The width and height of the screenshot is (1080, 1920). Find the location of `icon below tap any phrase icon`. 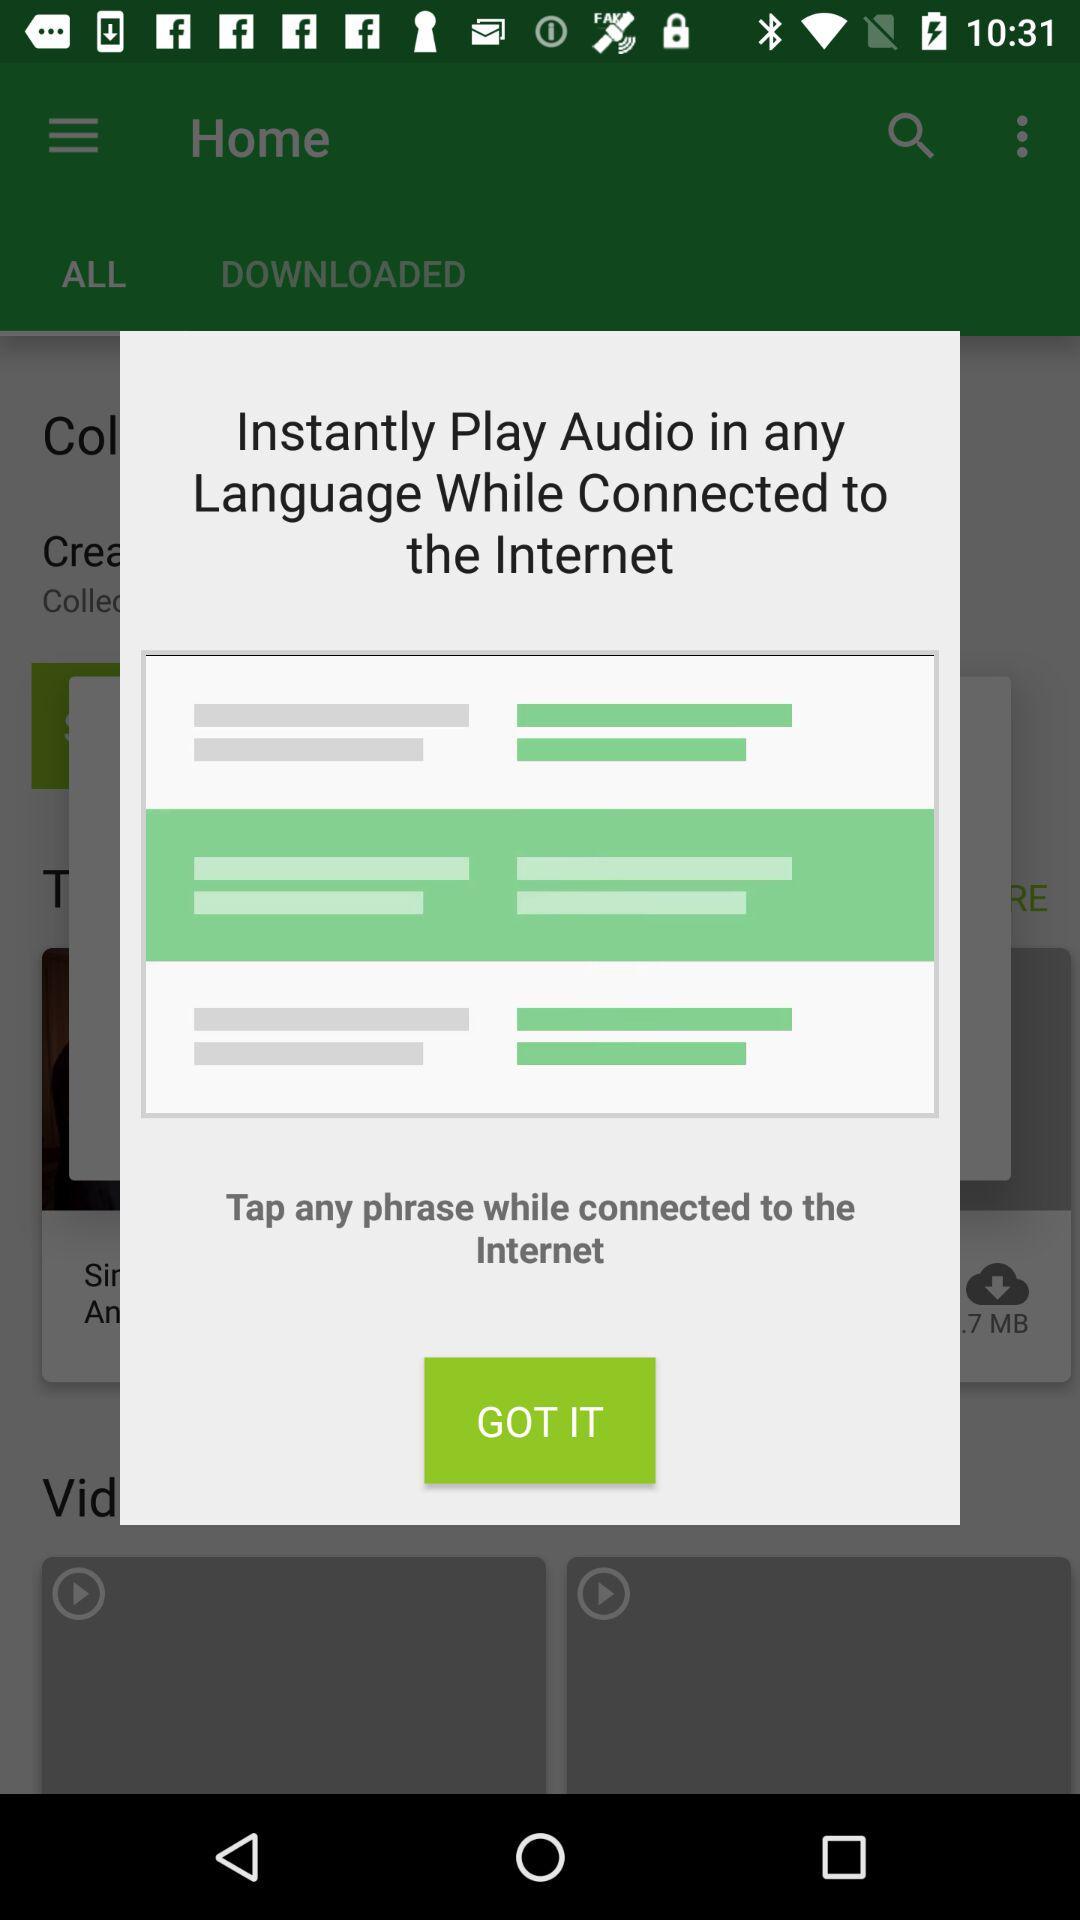

icon below tap any phrase icon is located at coordinates (540, 1419).